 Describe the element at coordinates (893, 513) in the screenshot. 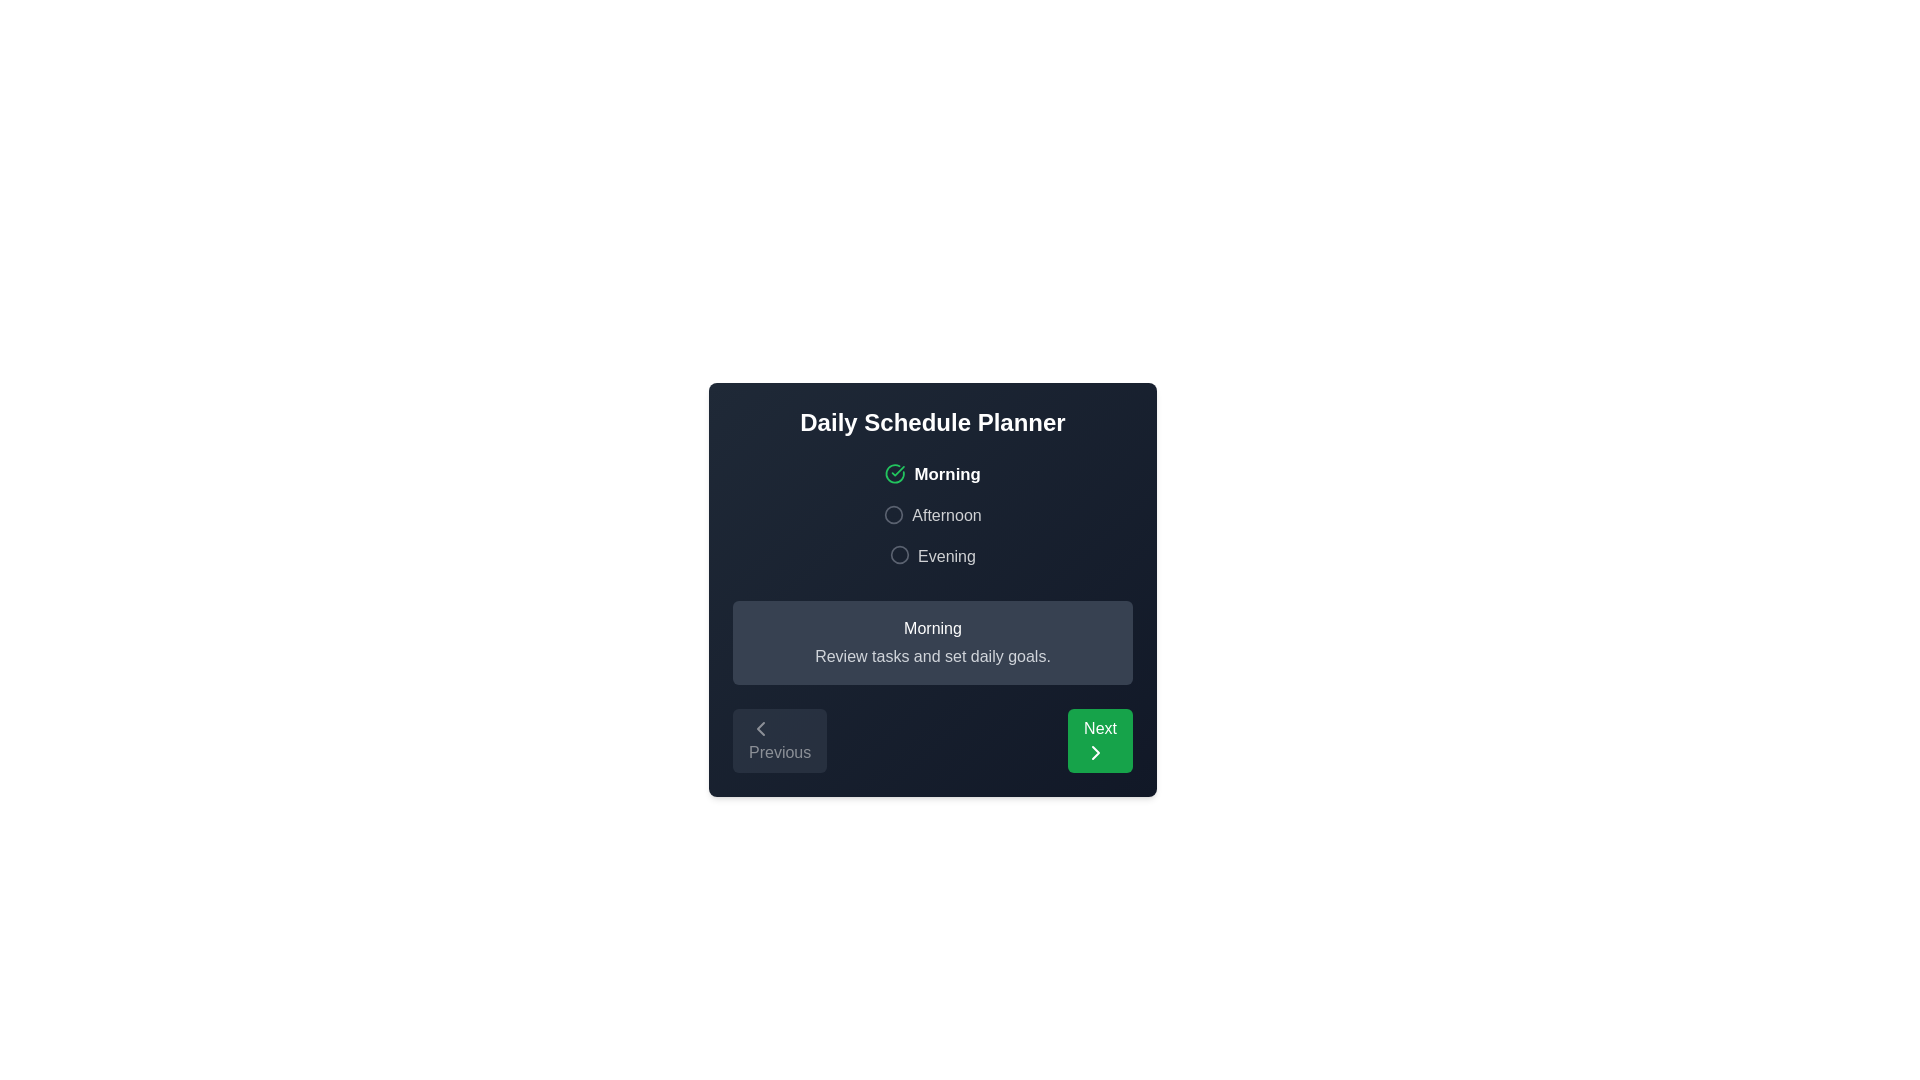

I see `the radio button indicating the 'Afternoon' option for keyboard navigation in the Daily Schedule Planner interface` at that location.